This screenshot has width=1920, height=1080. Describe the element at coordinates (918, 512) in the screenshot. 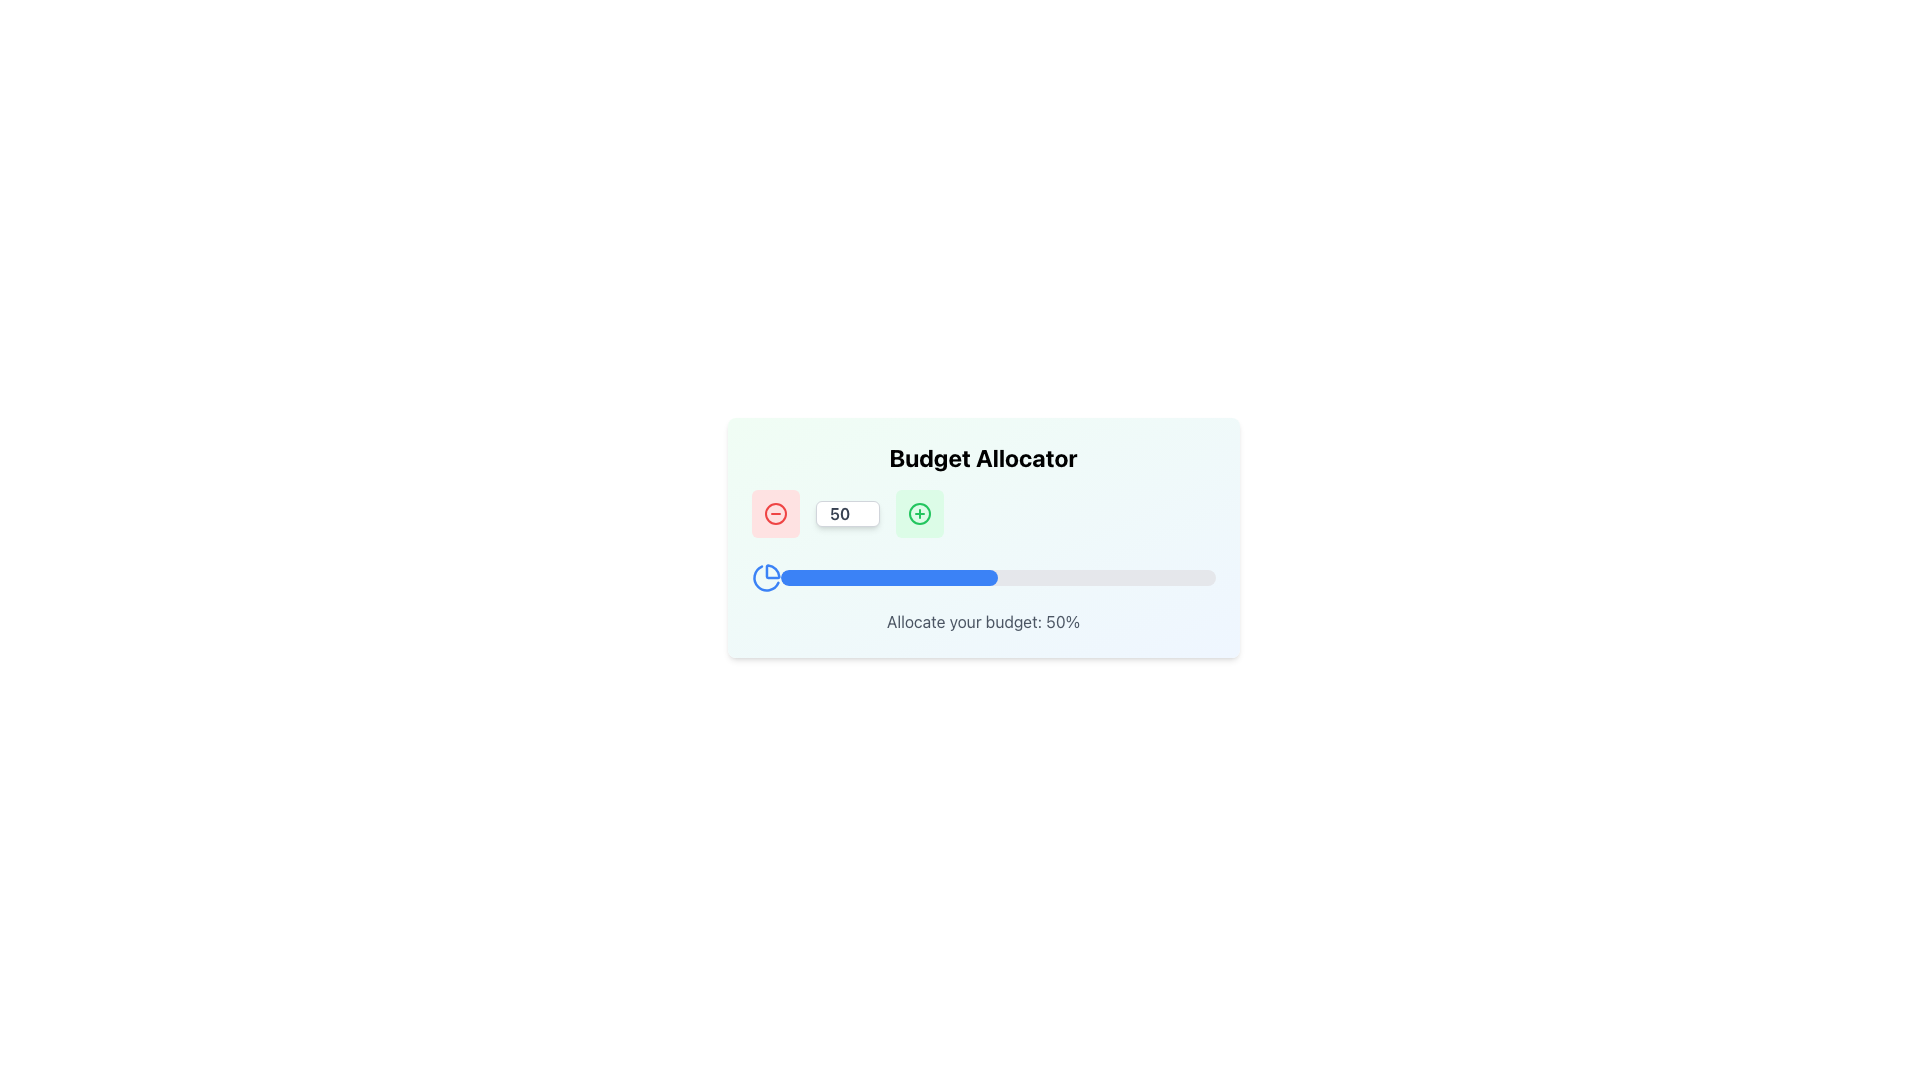

I see `the green circular button with a plus sign located inside the 'Budget Allocator' widget to increment the numerical value` at that location.